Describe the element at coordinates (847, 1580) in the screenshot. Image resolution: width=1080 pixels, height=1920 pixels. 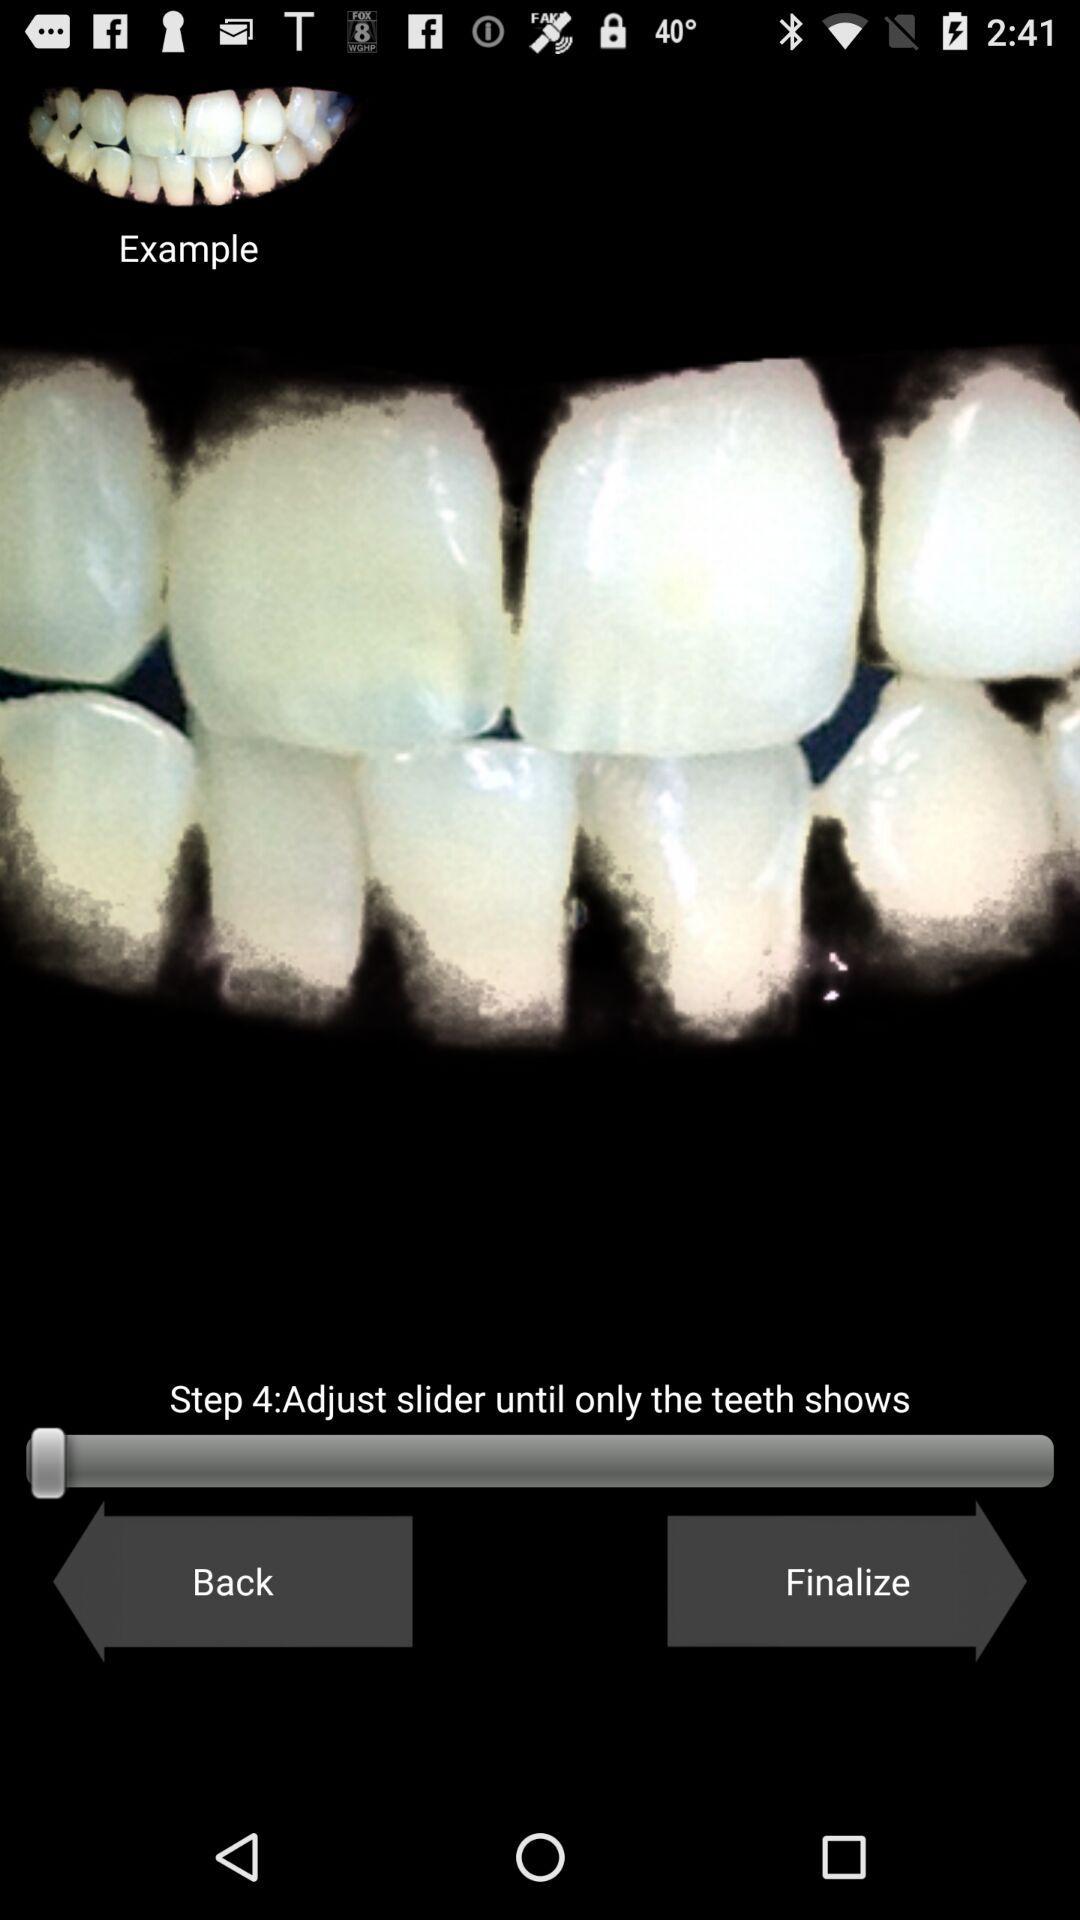
I see `the finalize icon` at that location.